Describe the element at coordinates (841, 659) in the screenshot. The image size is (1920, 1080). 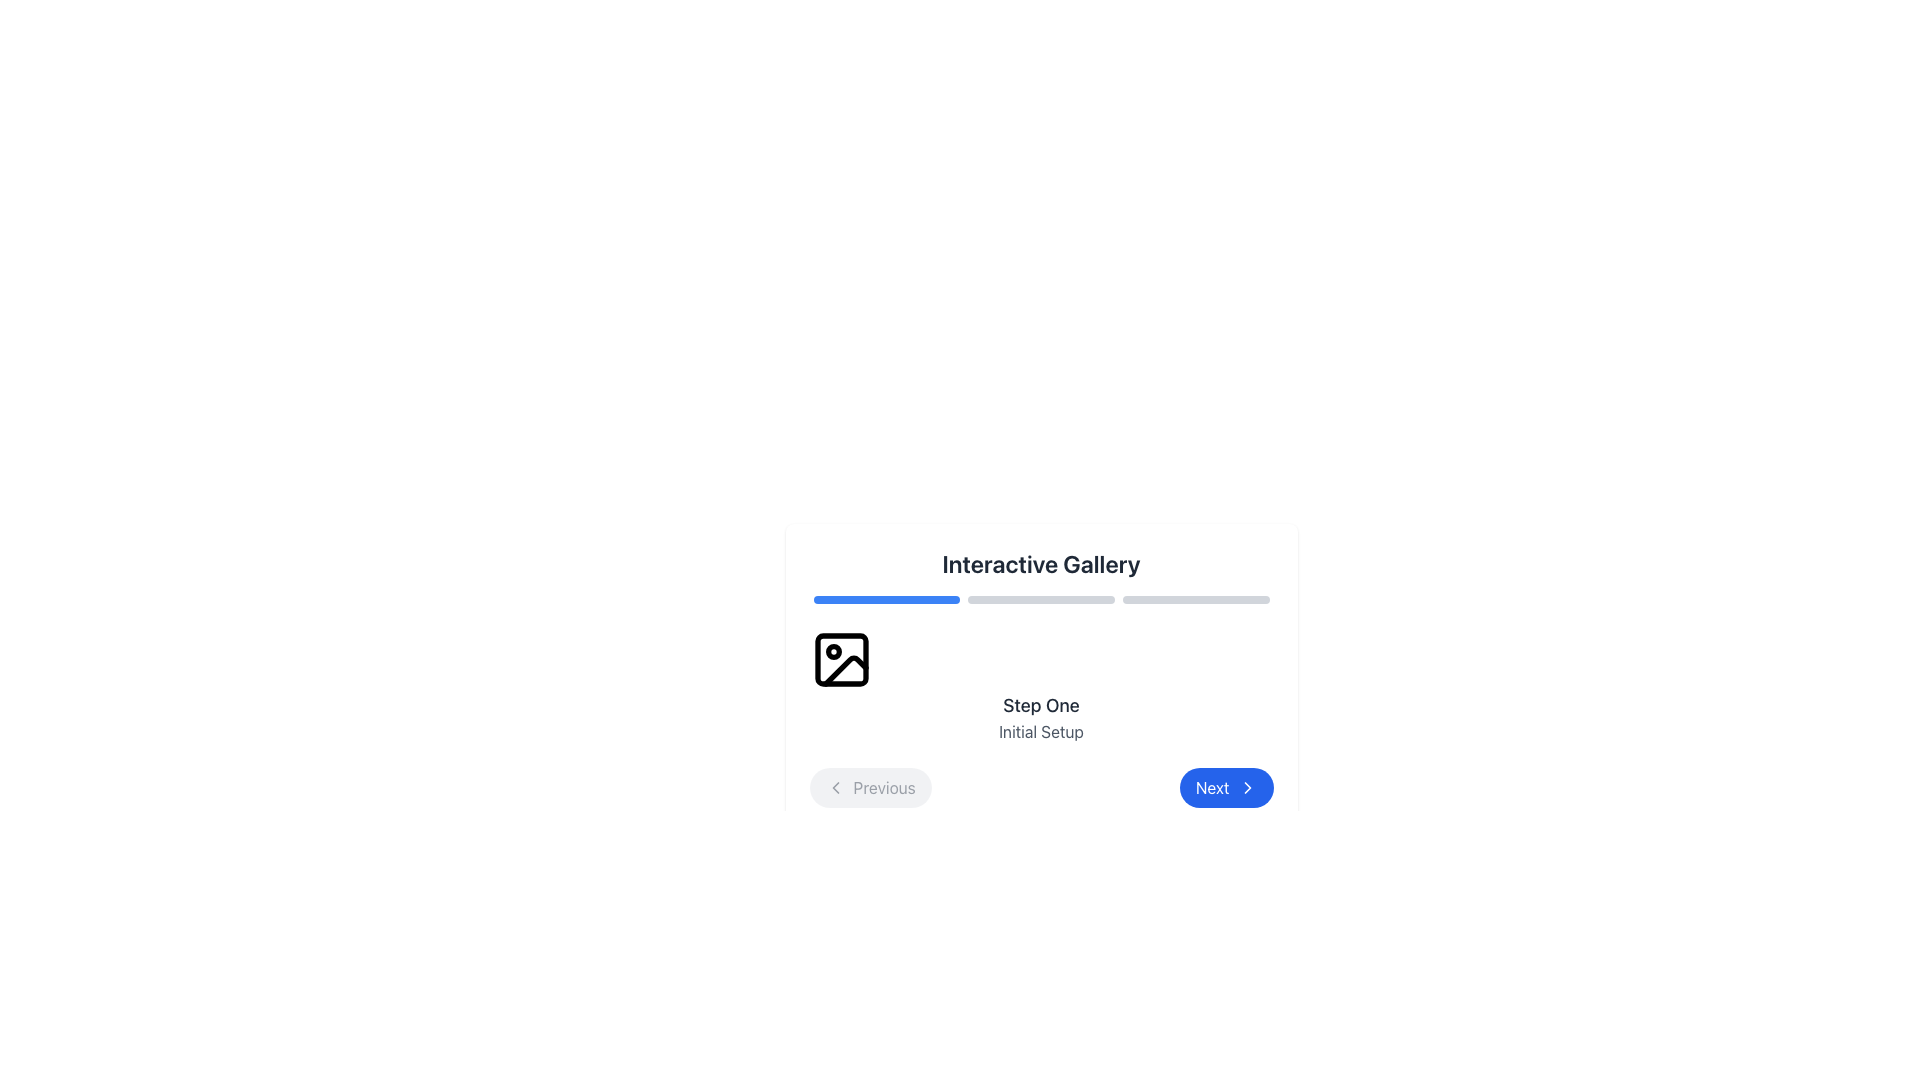
I see `the small rounded rectangle background element that is located inside the larger picture frame icon, positioned below the progress bar and above the label 'Step One'` at that location.